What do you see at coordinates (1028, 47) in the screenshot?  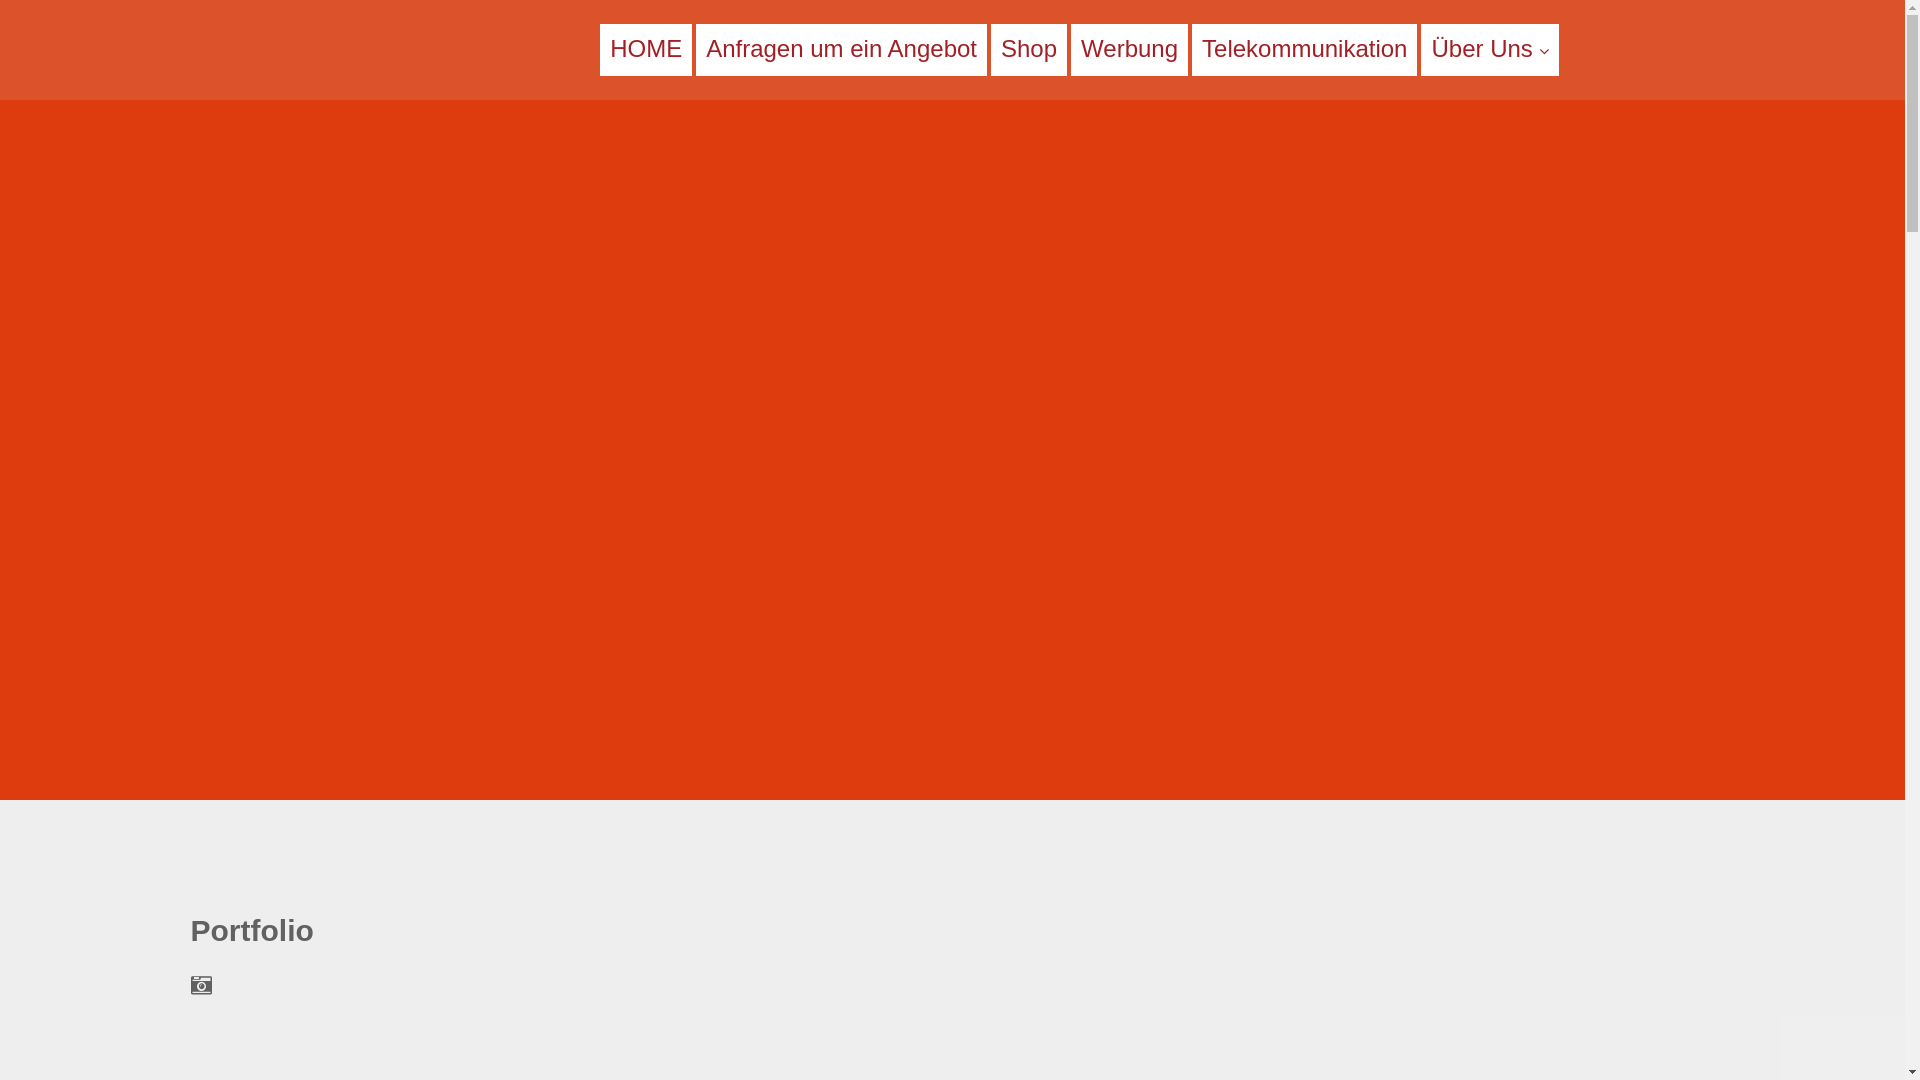 I see `'Shop'` at bounding box center [1028, 47].